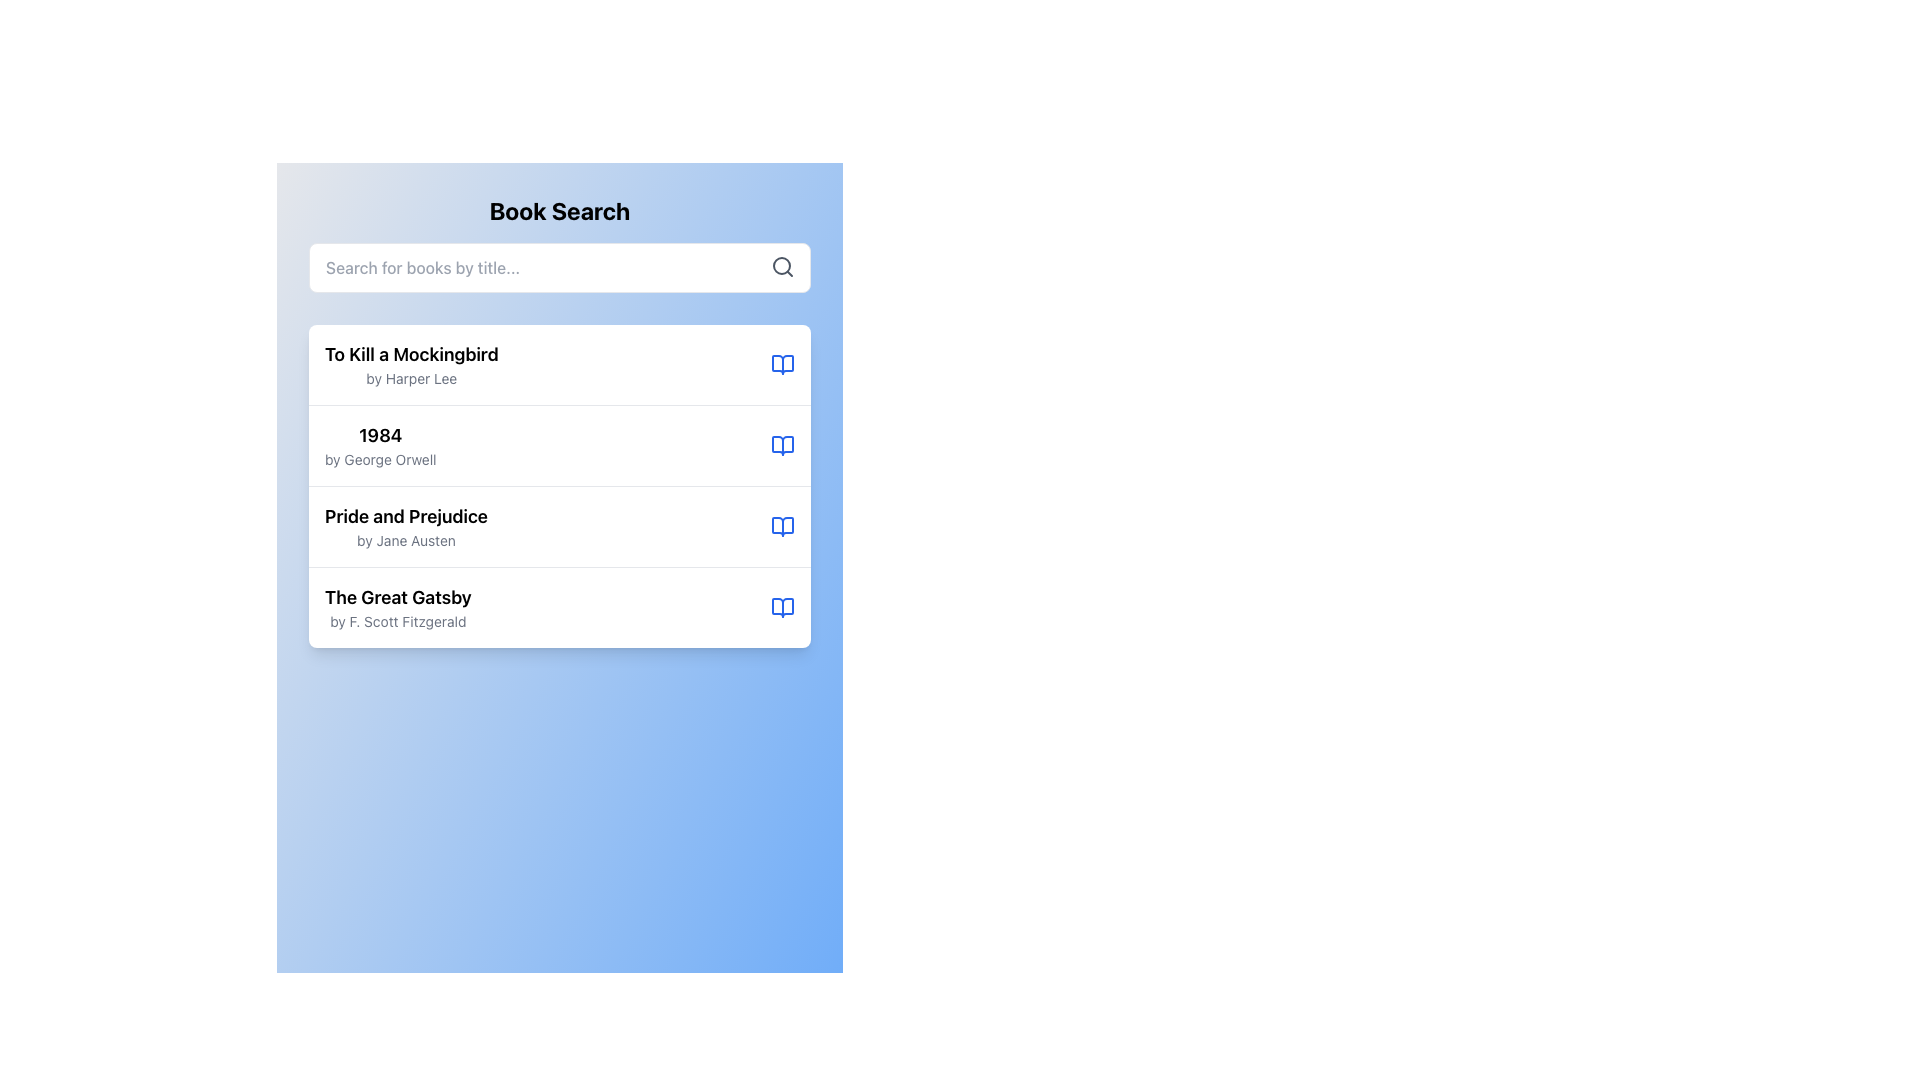  Describe the element at coordinates (560, 606) in the screenshot. I see `the fourth list item in the book list` at that location.